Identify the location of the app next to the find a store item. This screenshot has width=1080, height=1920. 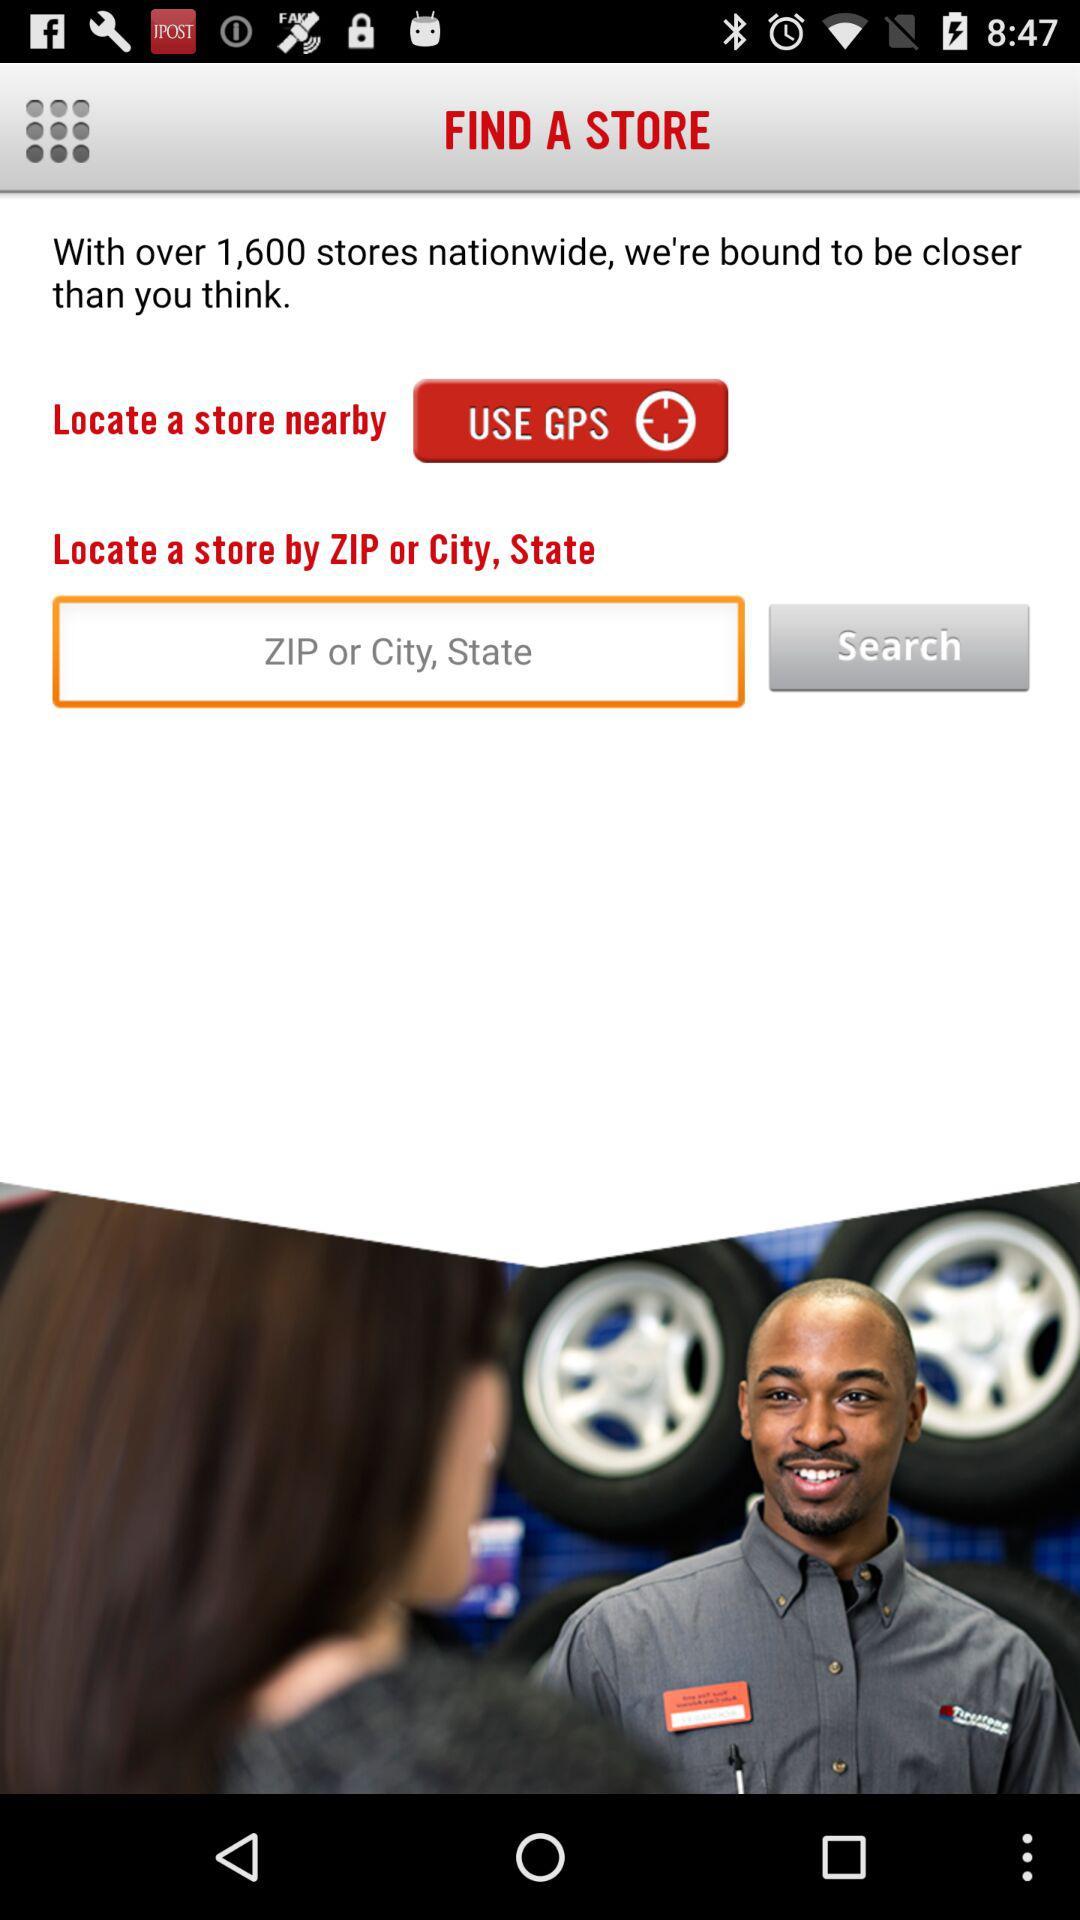
(56, 130).